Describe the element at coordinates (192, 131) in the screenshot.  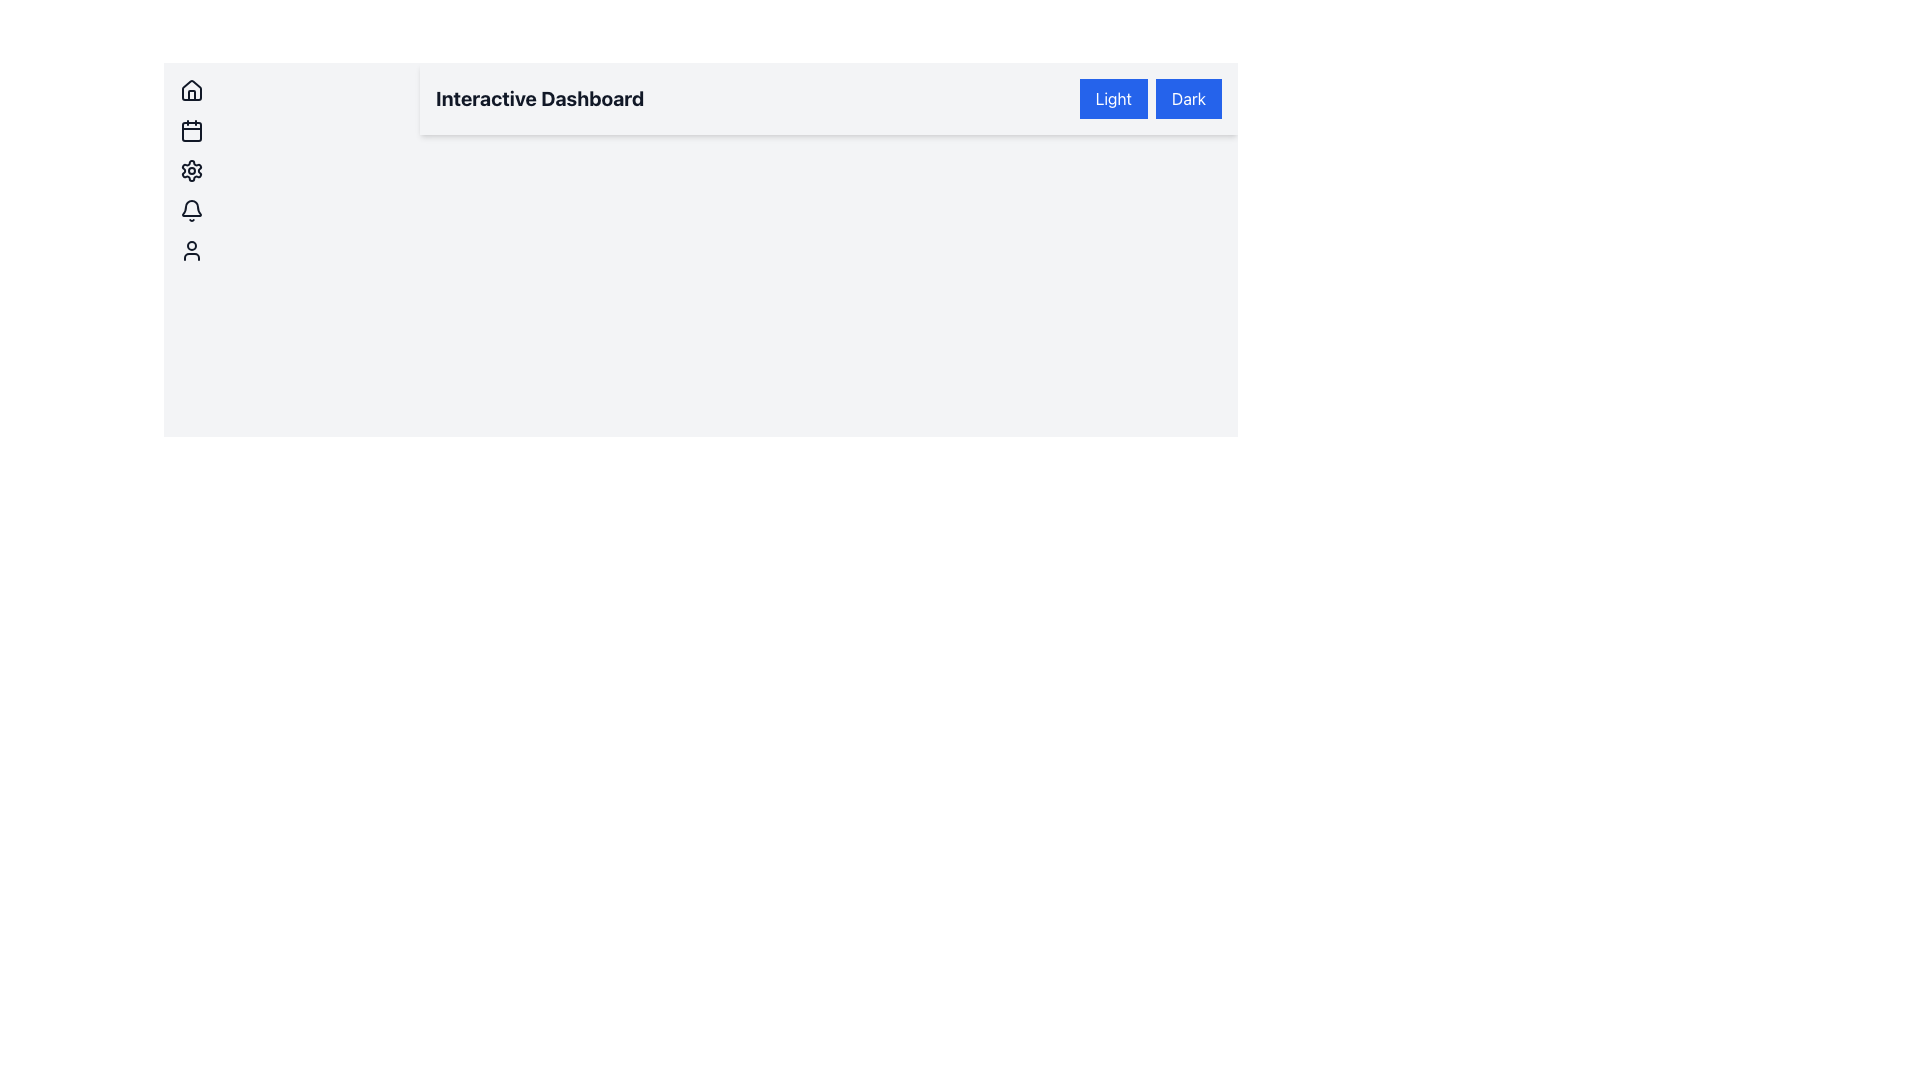
I see `the calendar icon button, which is the second item in a vertical list of icons in the sidebar` at that location.